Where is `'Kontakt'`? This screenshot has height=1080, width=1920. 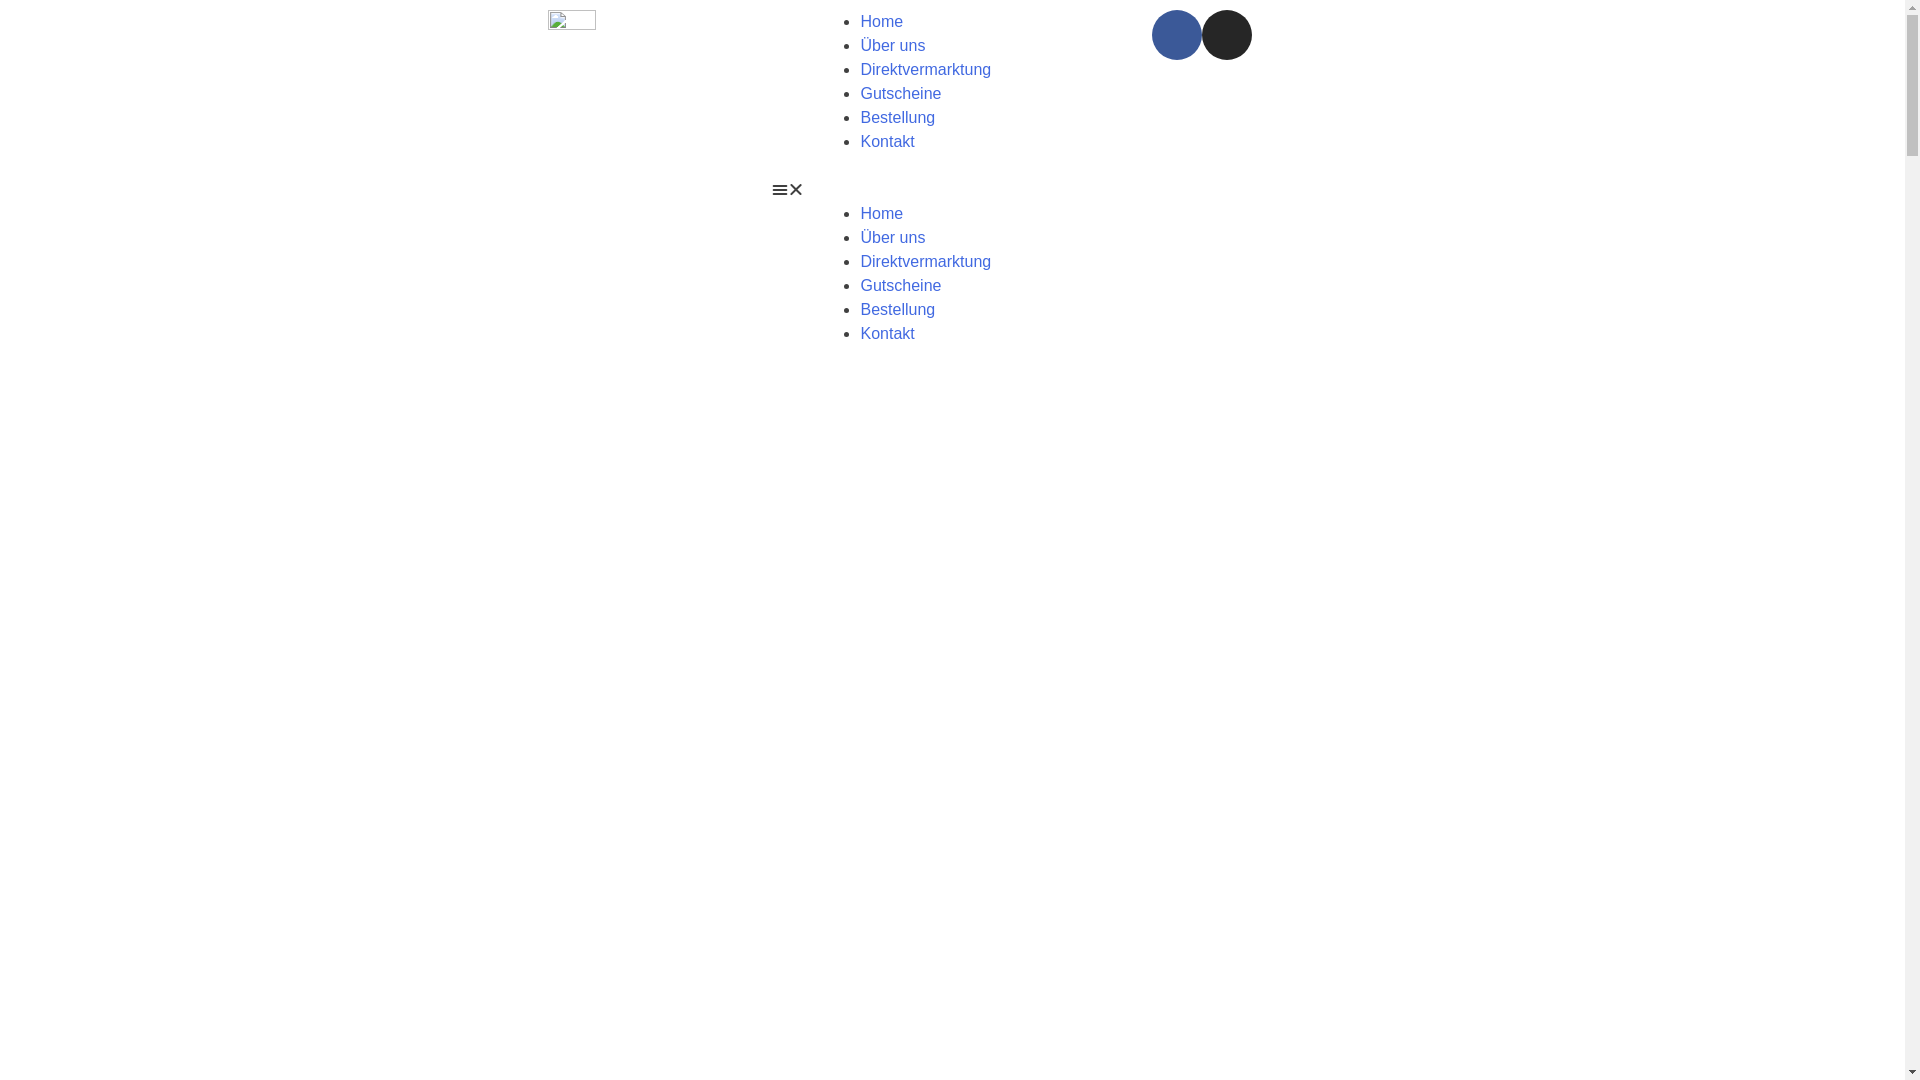
'Kontakt' is located at coordinates (886, 332).